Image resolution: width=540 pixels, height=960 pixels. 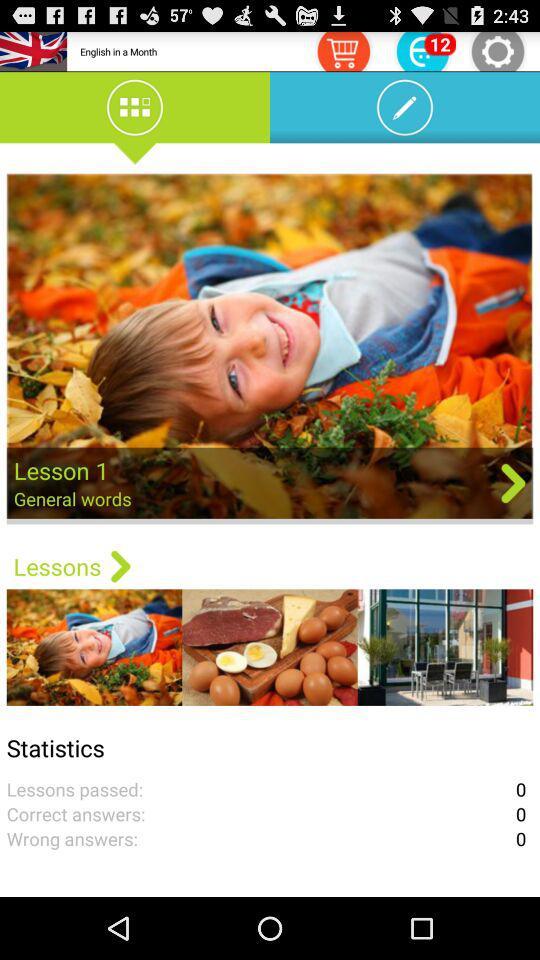 I want to click on level button, so click(x=421, y=50).